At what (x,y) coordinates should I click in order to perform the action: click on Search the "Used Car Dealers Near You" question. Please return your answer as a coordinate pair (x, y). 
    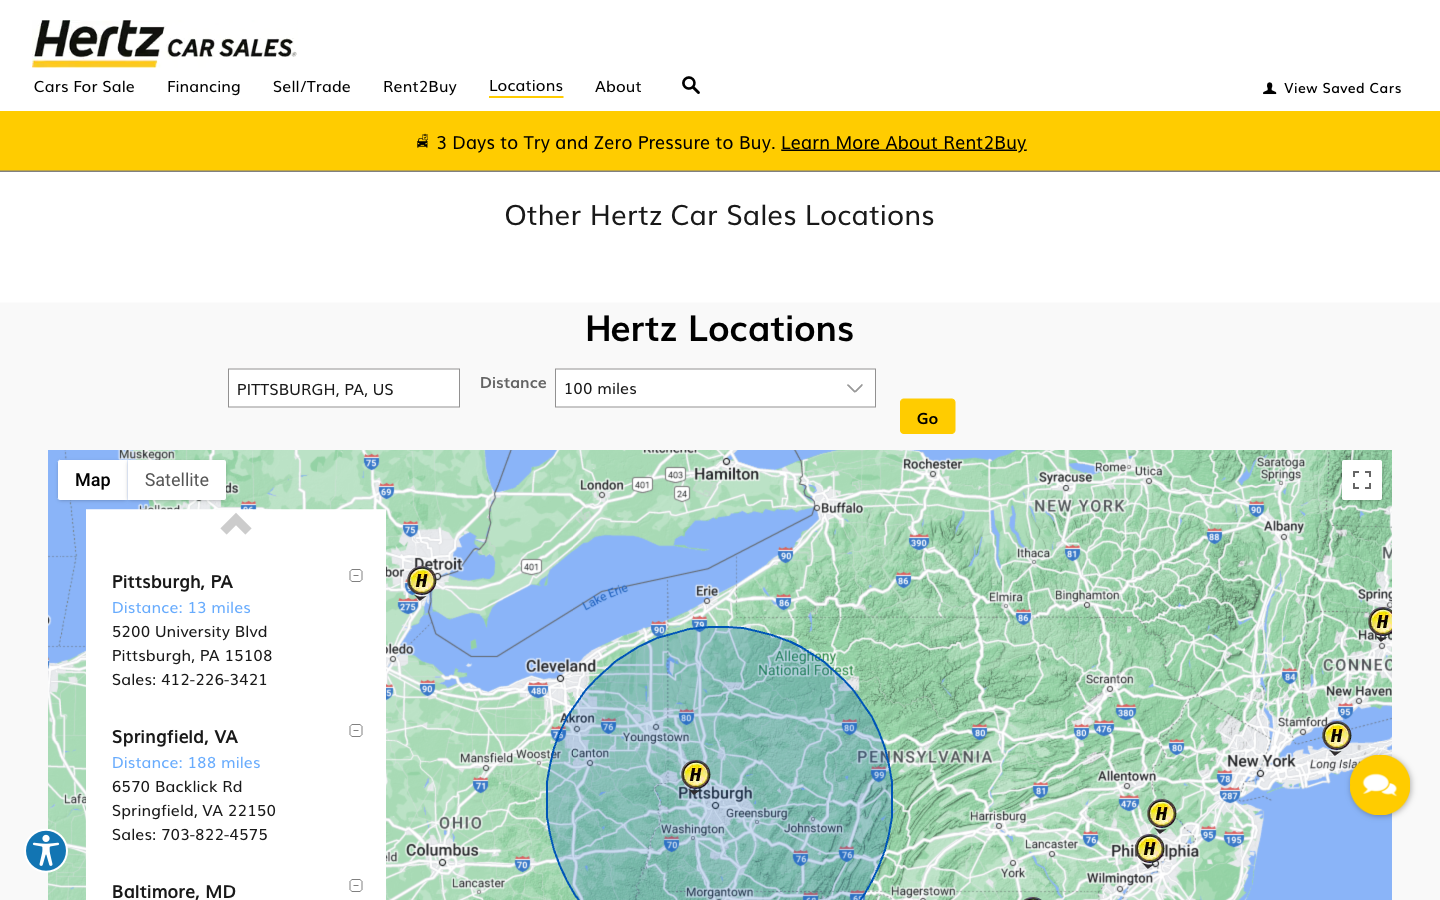
    Looking at the image, I should click on (691, 78).